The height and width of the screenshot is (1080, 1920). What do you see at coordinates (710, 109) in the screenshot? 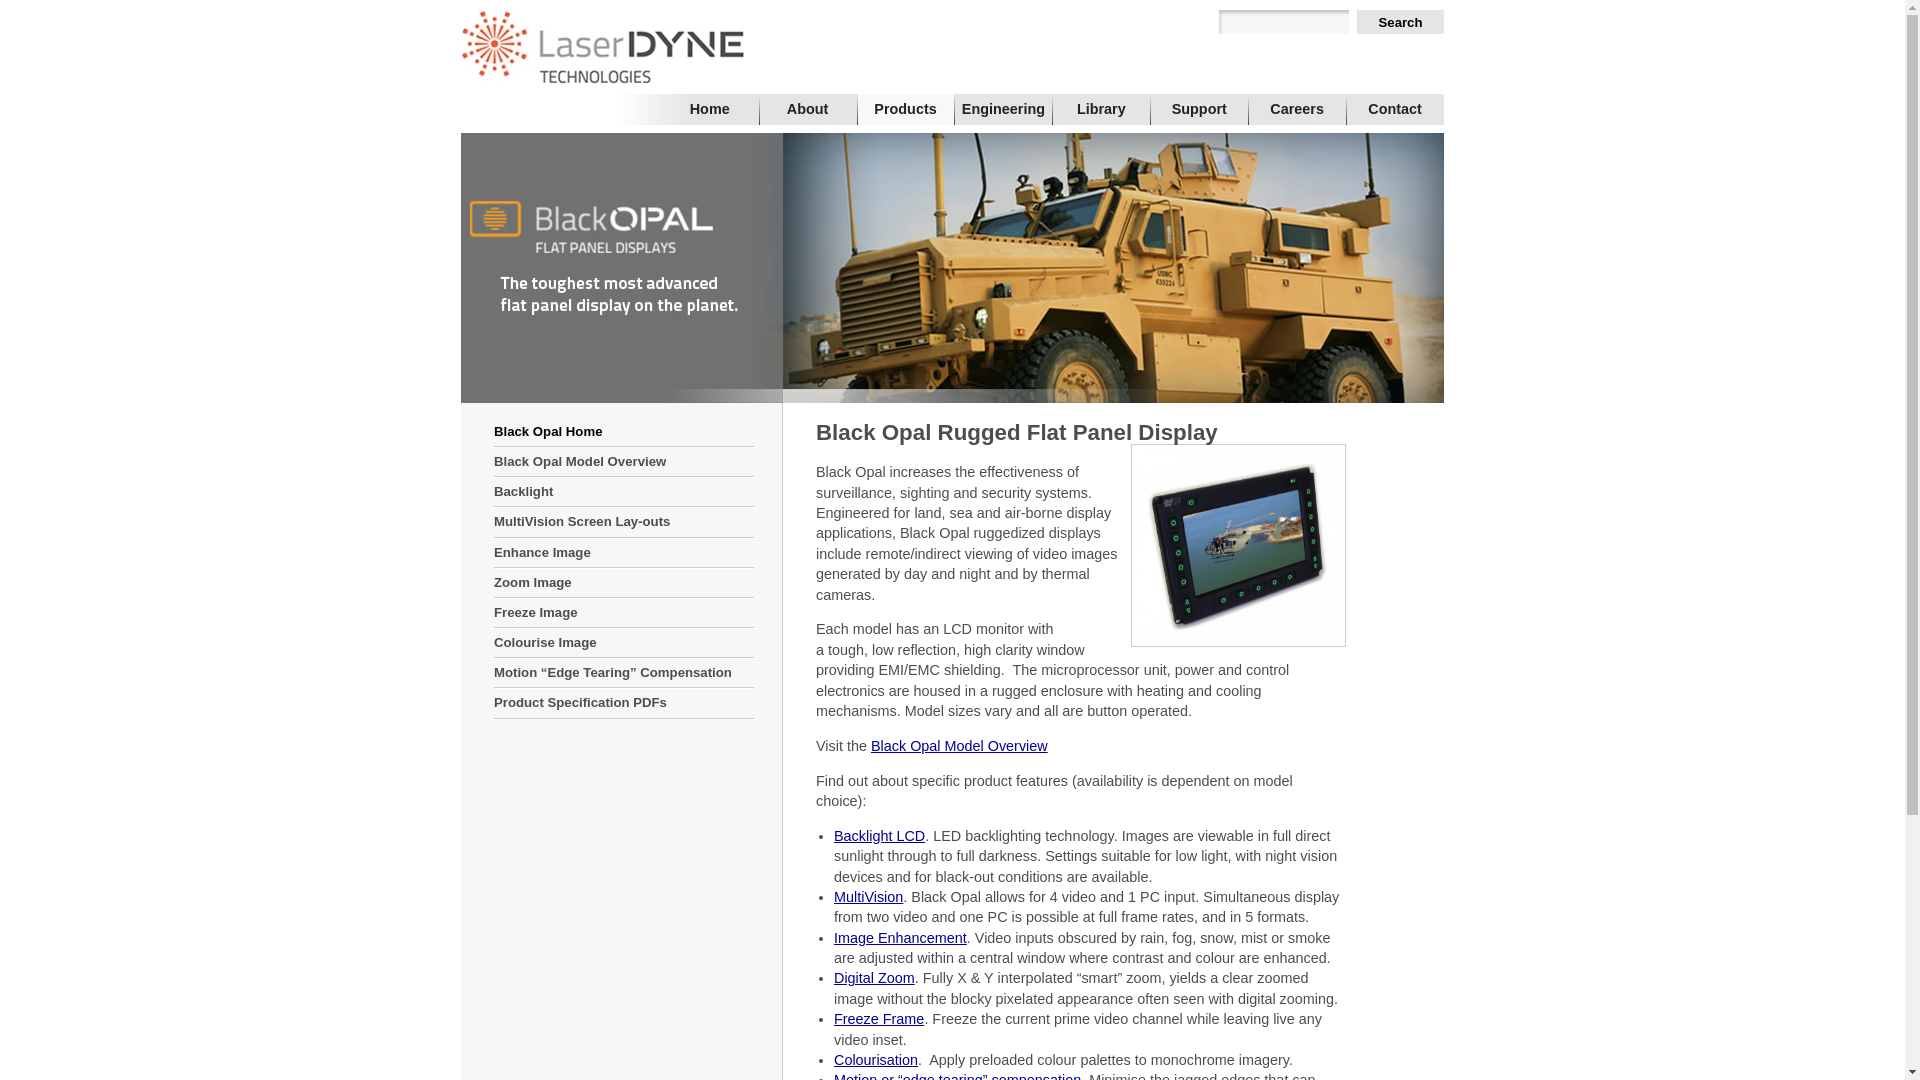
I see `'Home'` at bounding box center [710, 109].